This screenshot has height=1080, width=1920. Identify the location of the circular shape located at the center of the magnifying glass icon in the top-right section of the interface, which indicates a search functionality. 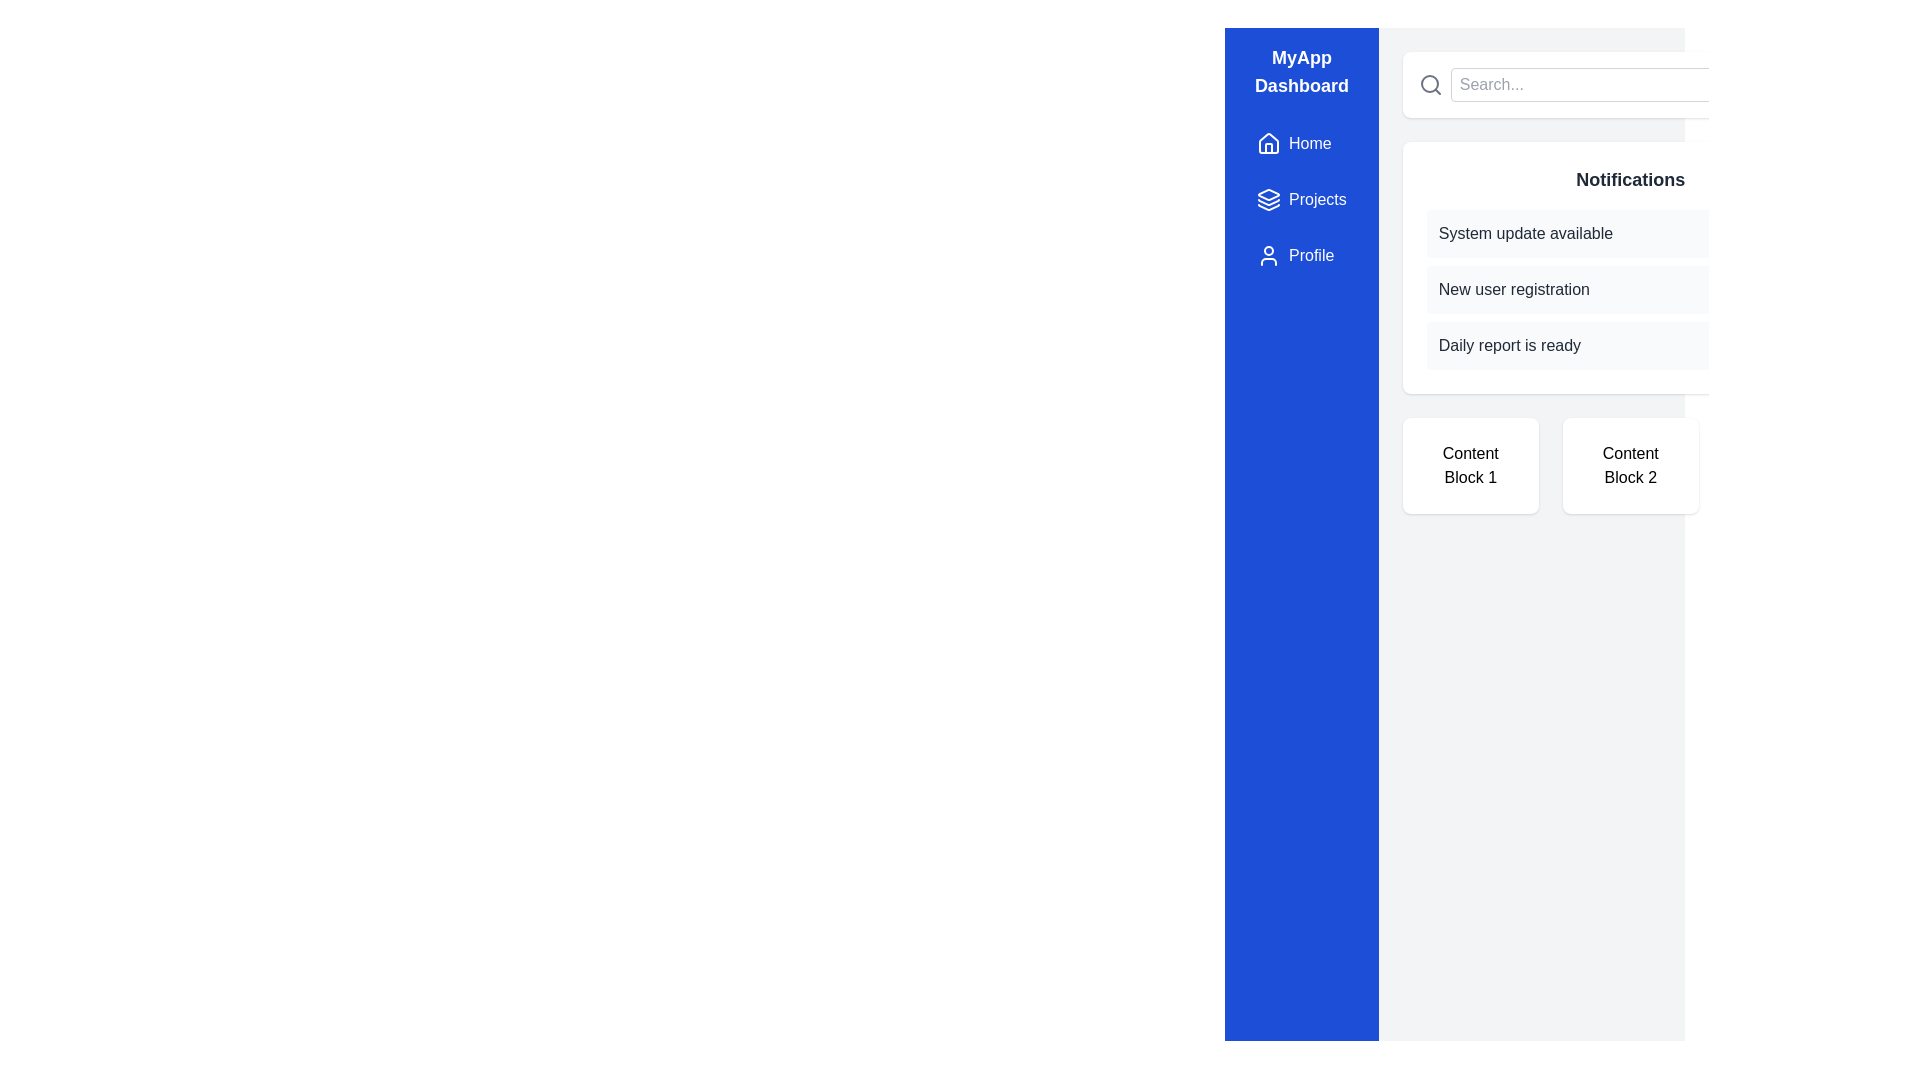
(1428, 83).